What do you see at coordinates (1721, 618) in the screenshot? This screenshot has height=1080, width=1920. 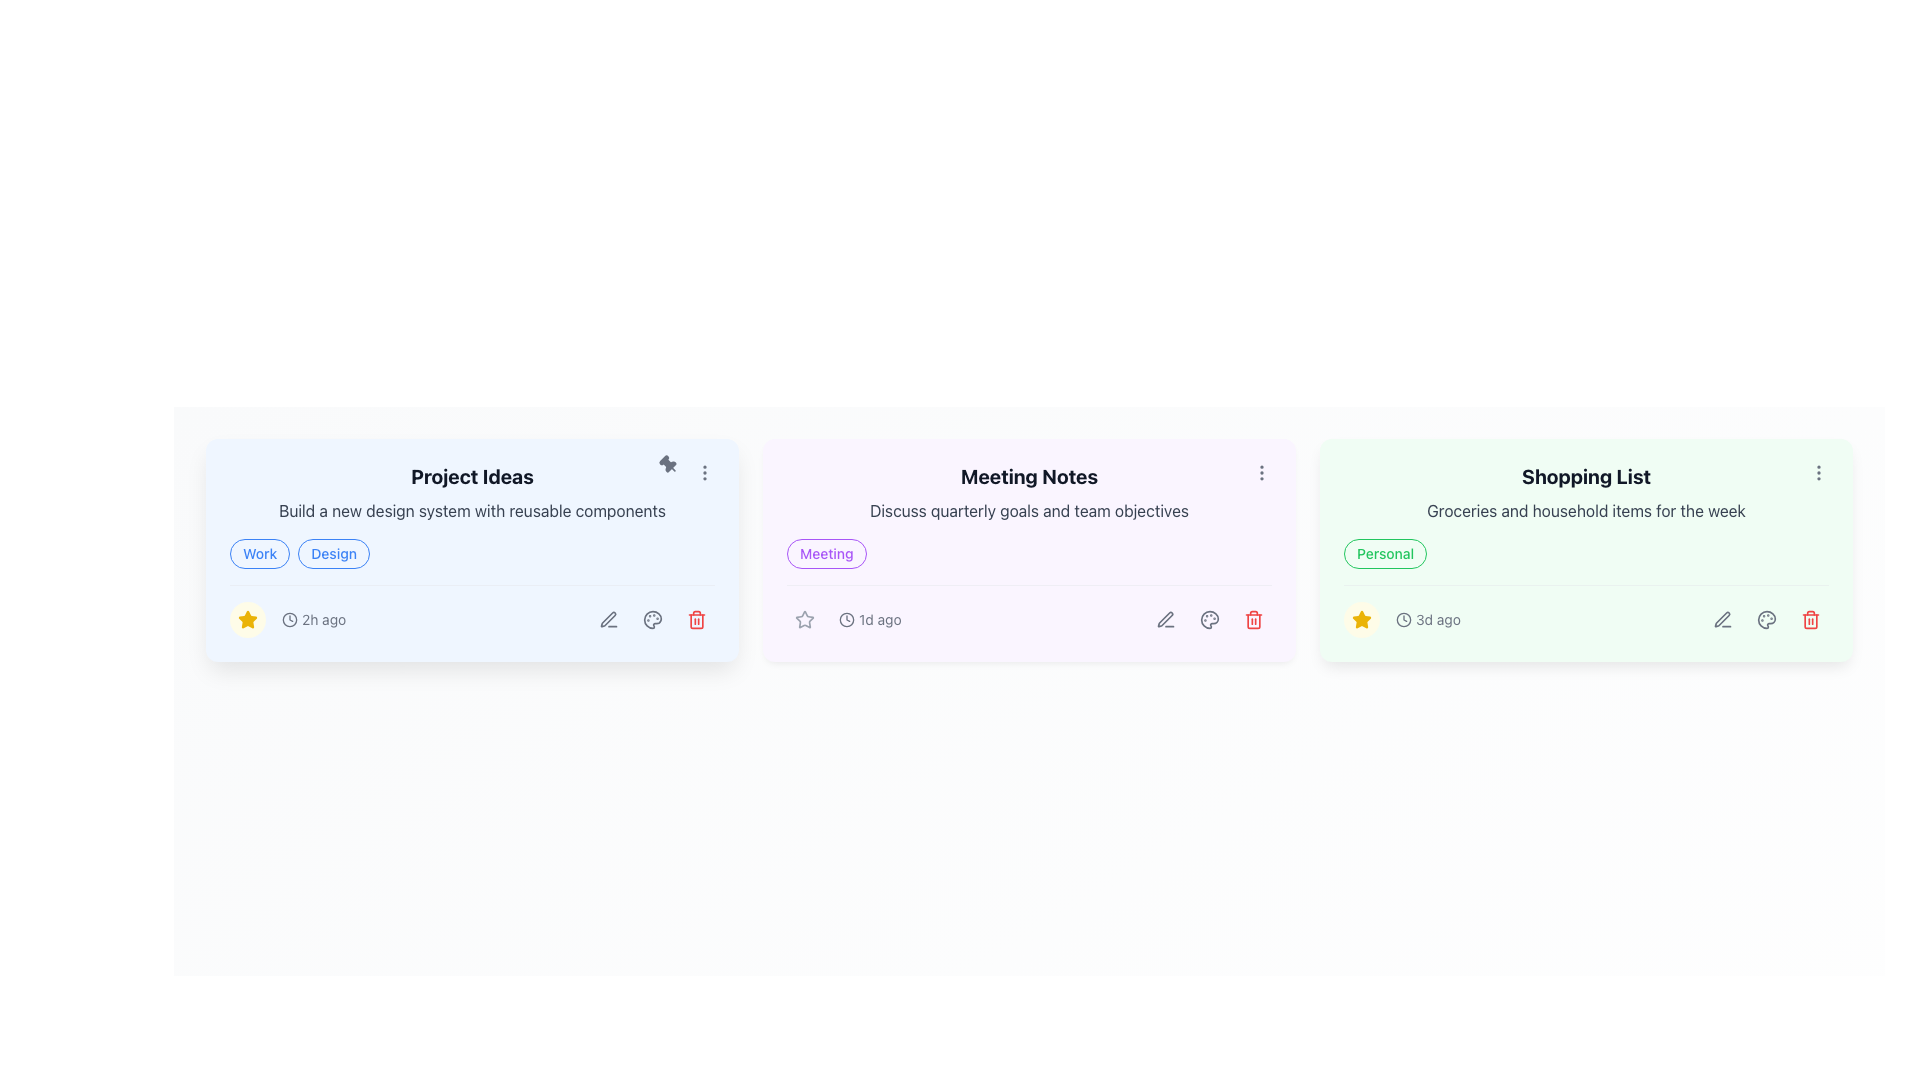 I see `the stylized pen icon button located in the bottom center of the 'Shopping List' card` at bounding box center [1721, 618].